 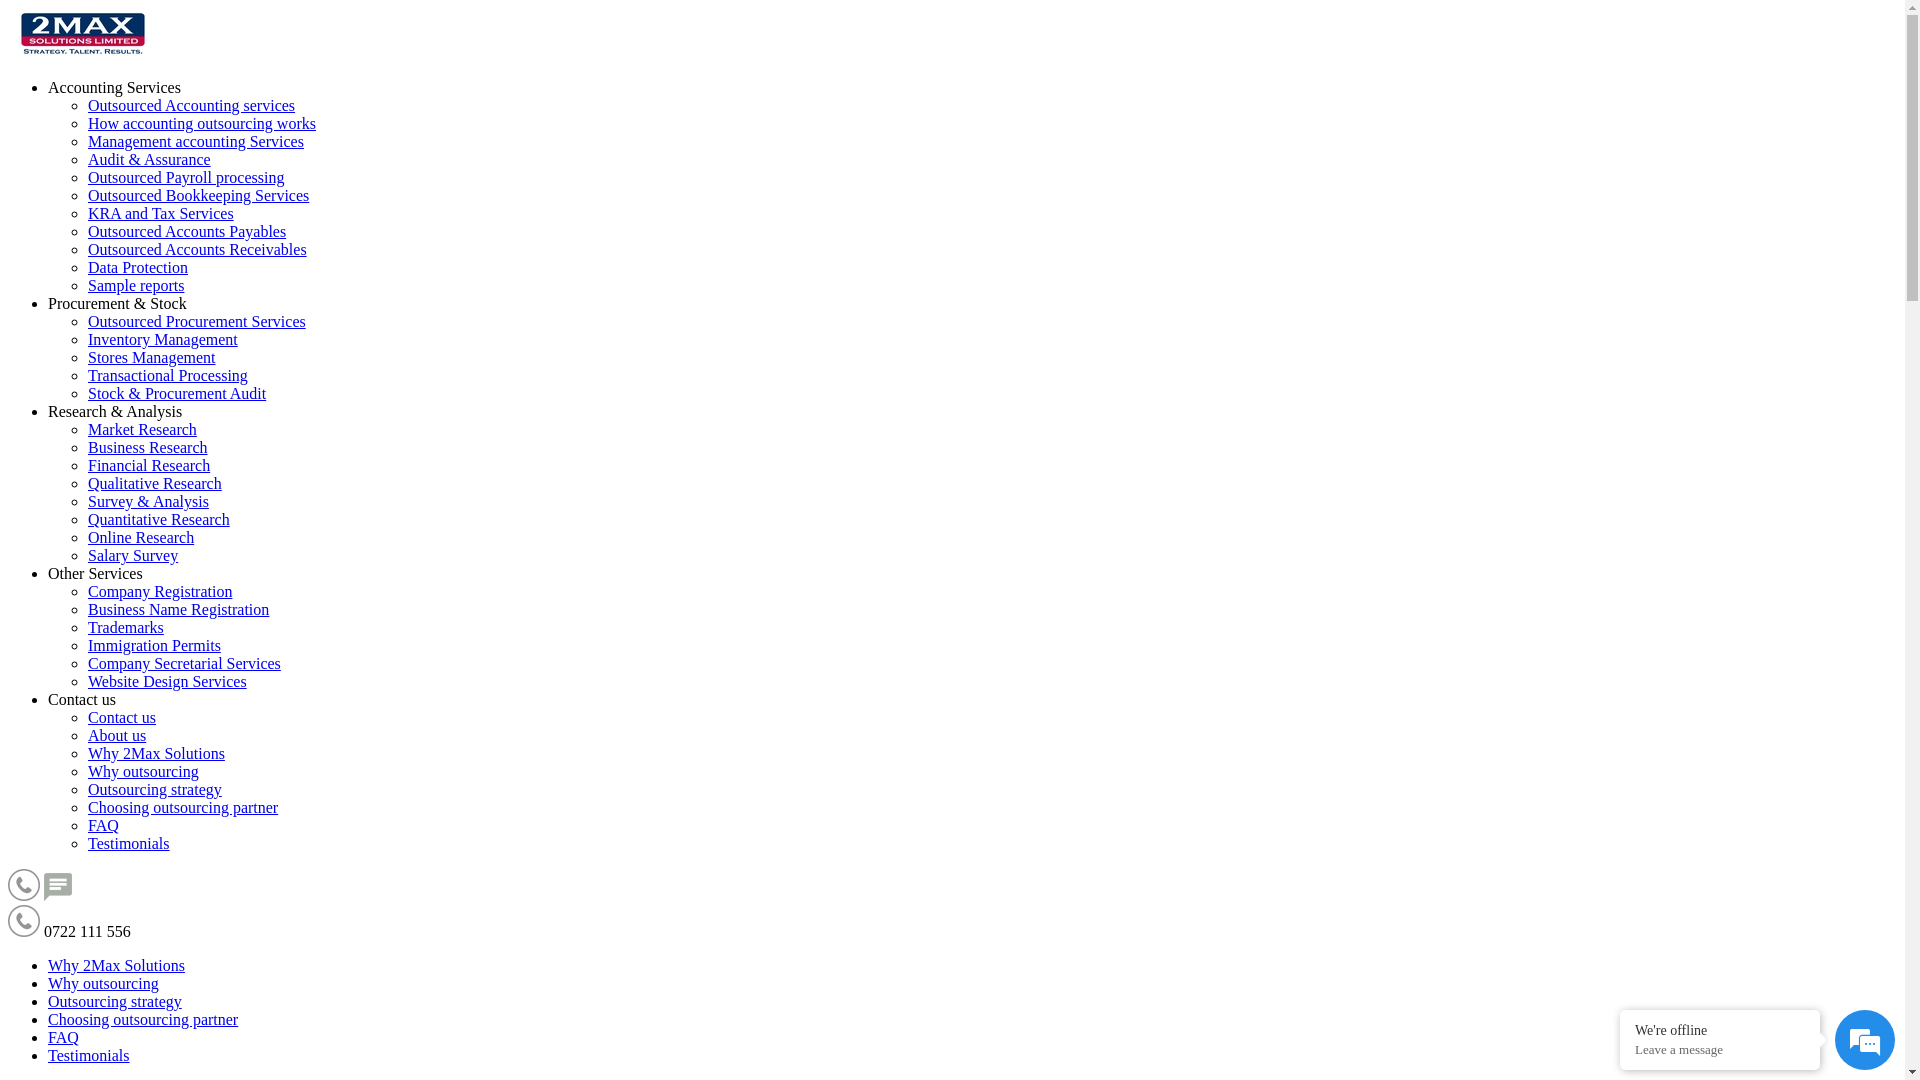 I want to click on 'How accounting outsourcing works', so click(x=201, y=123).